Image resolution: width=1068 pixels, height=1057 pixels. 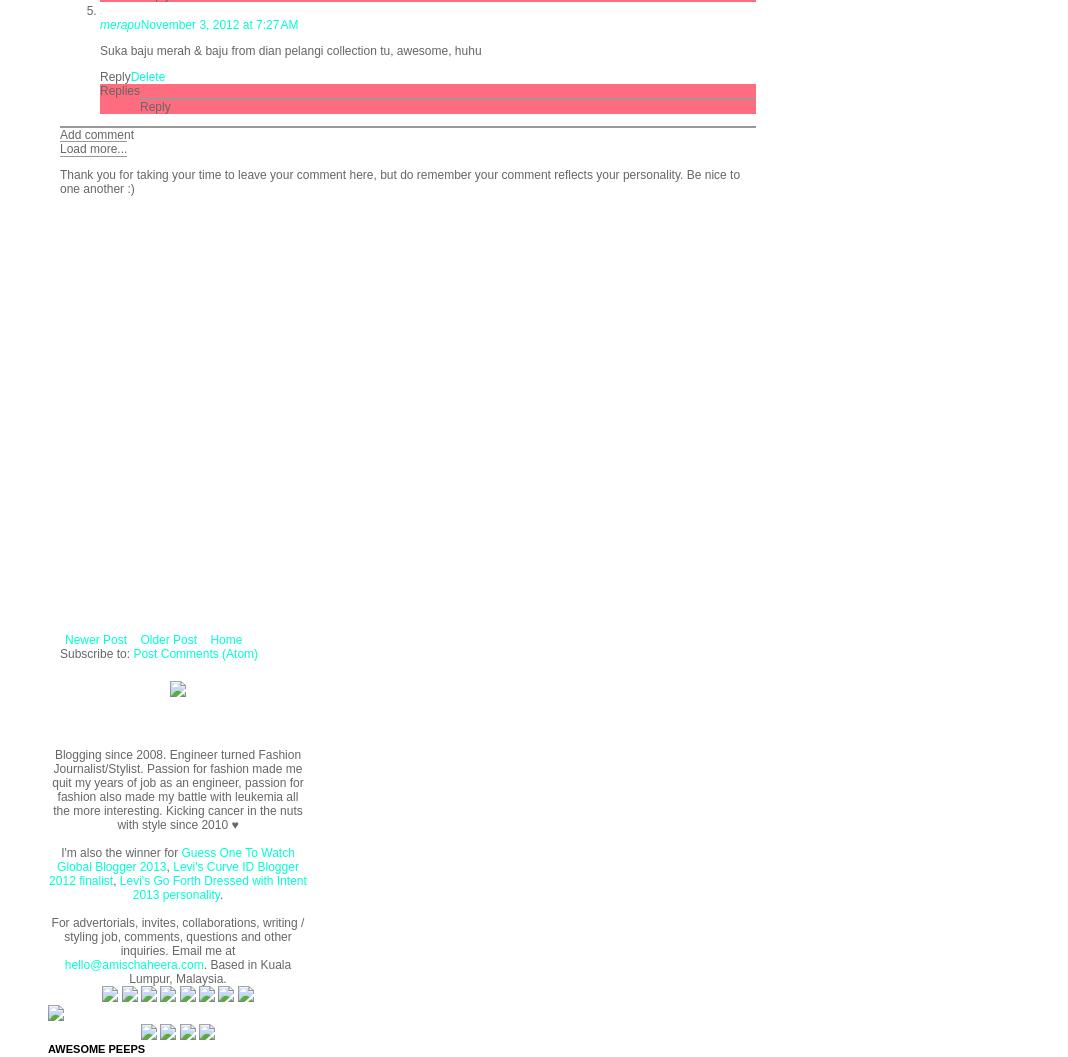 What do you see at coordinates (92, 146) in the screenshot?
I see `'Load more...'` at bounding box center [92, 146].